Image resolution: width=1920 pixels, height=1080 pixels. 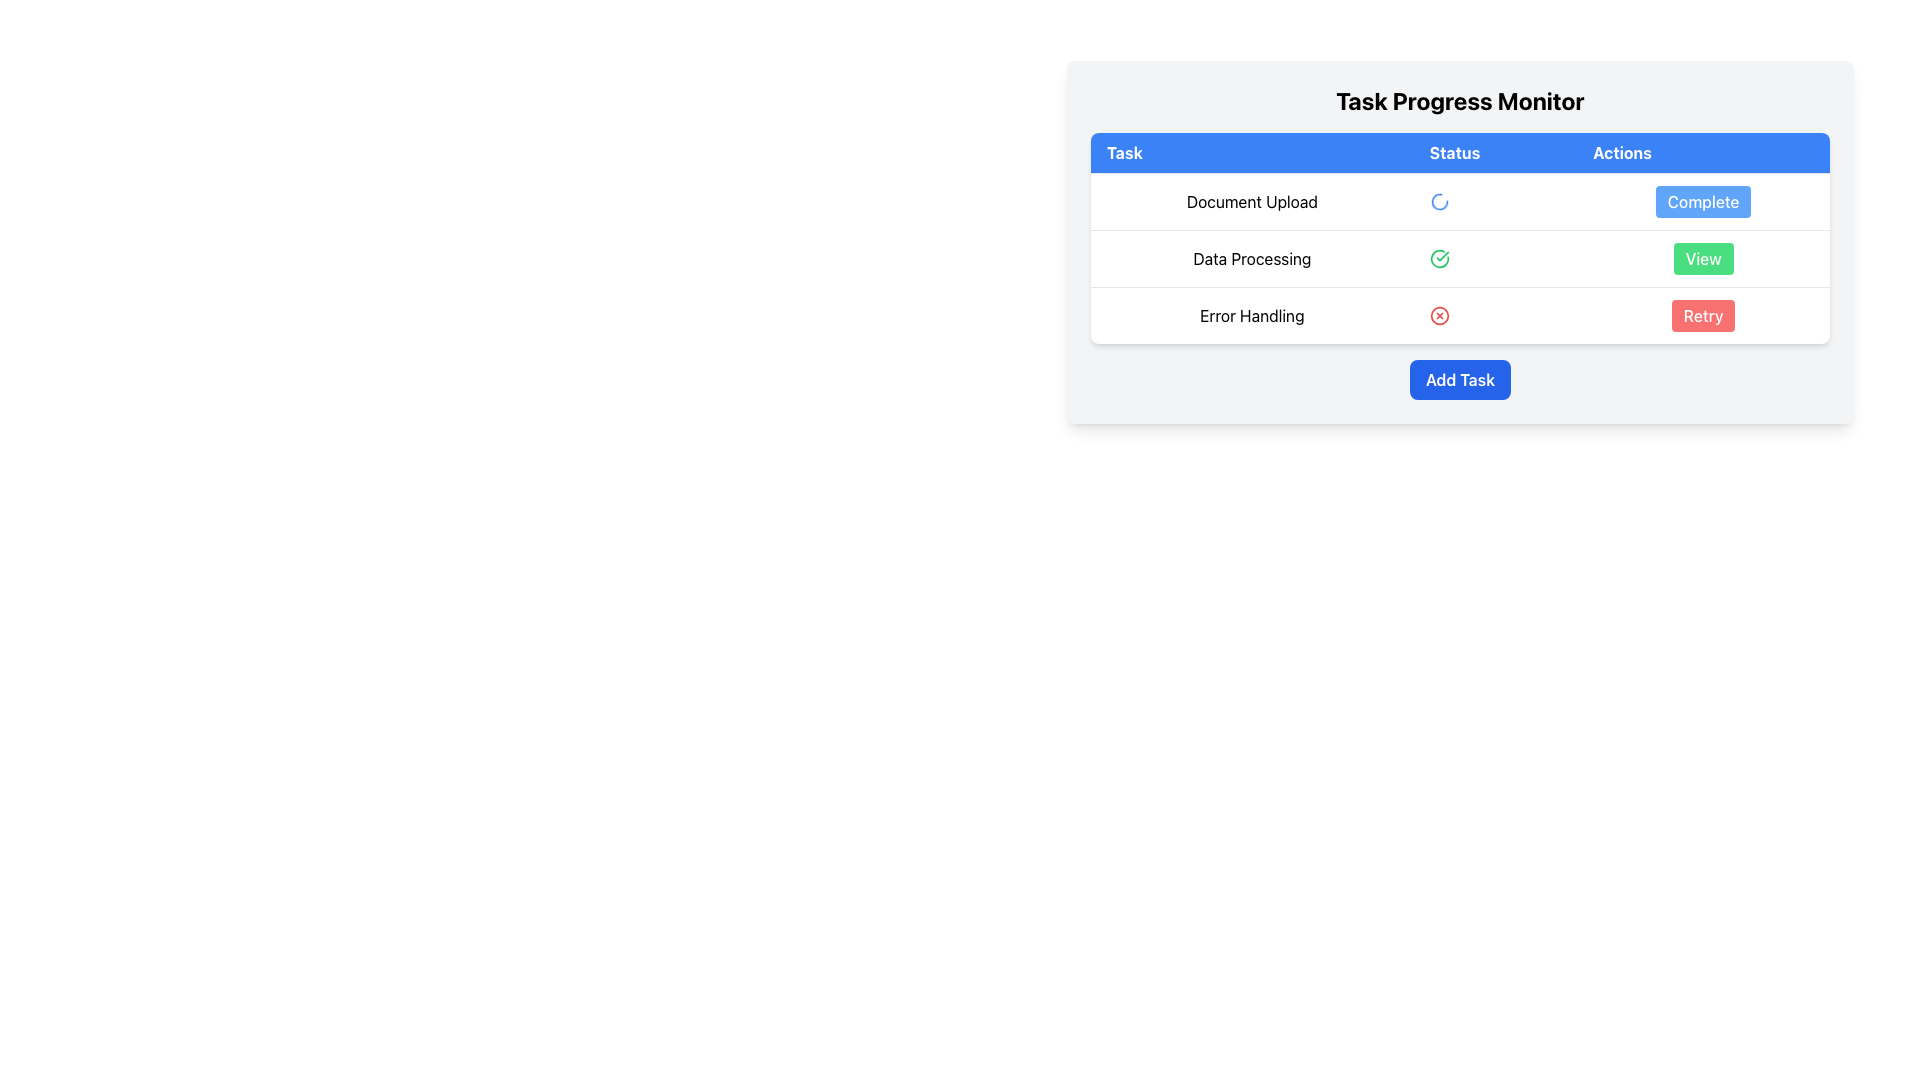 I want to click on the green circular icon with a checkmark symbol in the 'Status' column of the 'Data Processing' row in the task table, so click(x=1438, y=257).